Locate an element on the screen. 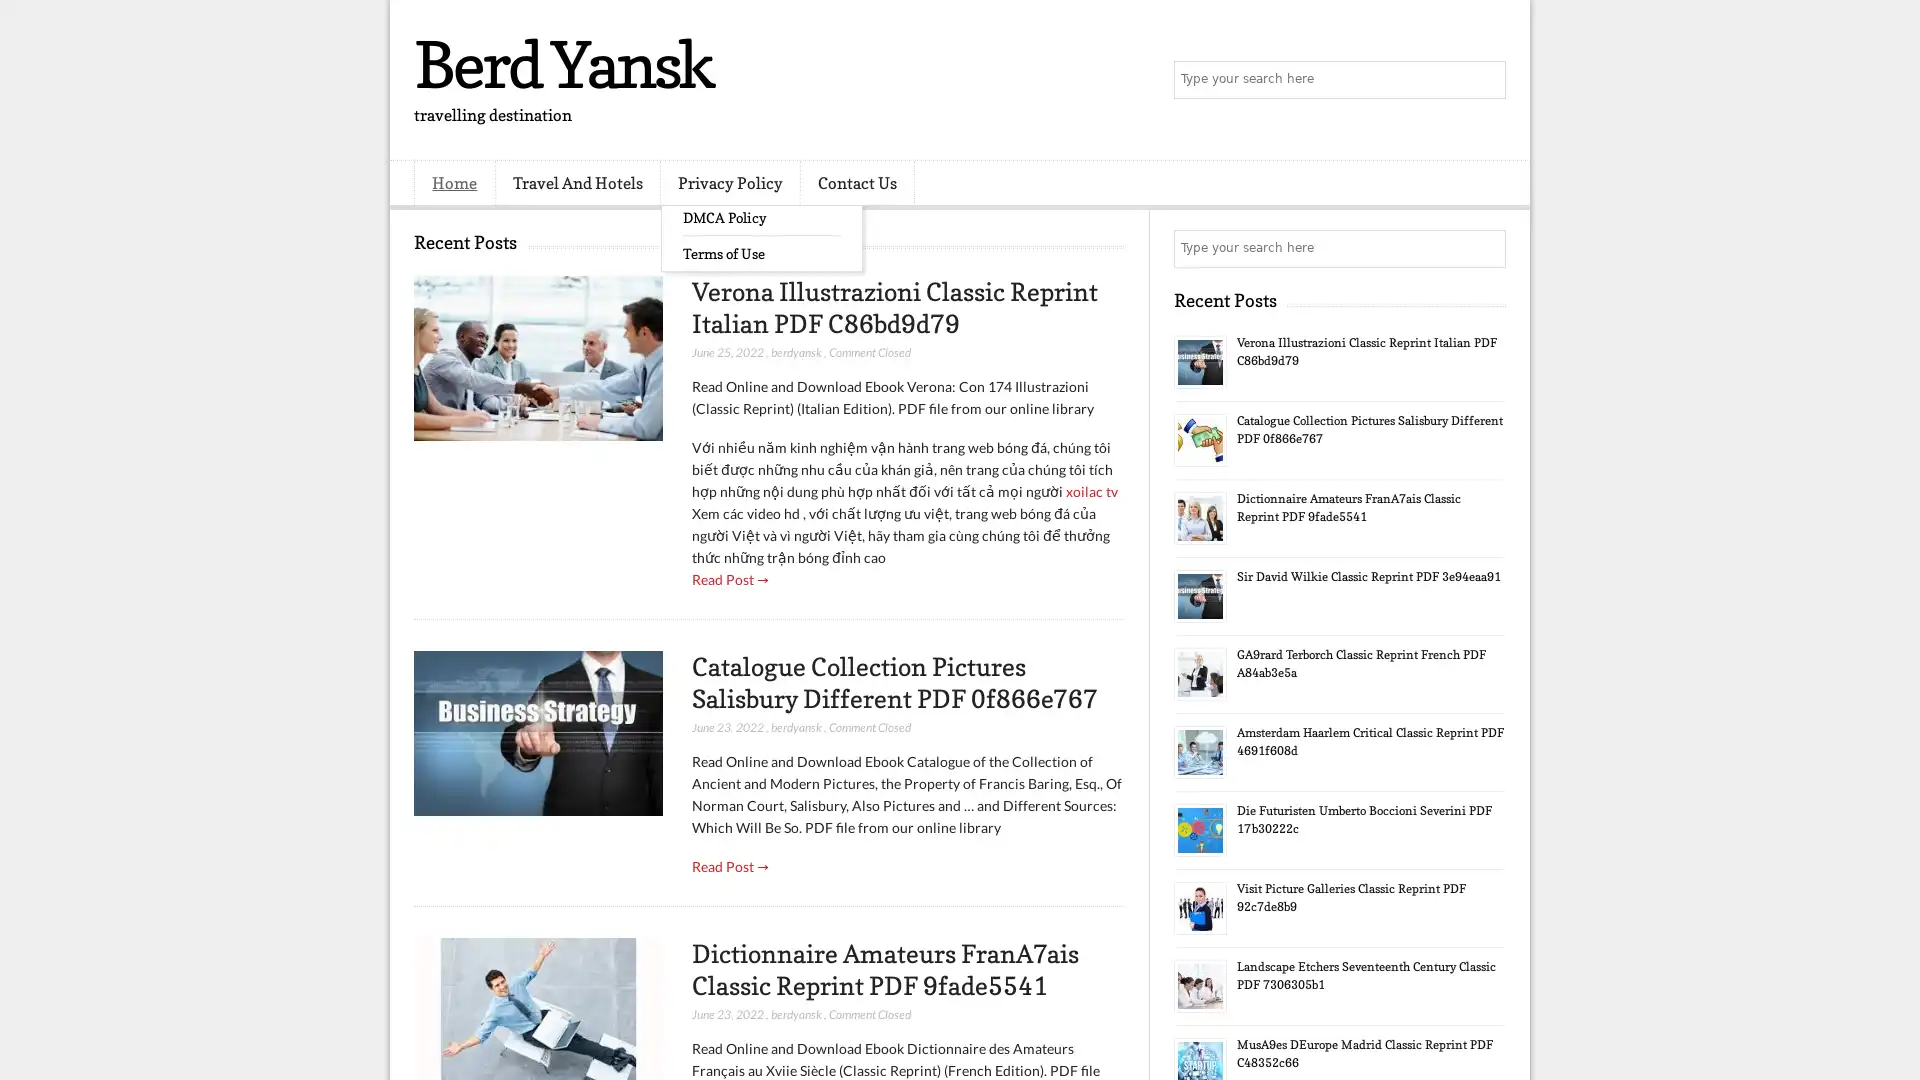 The image size is (1920, 1080). Search is located at coordinates (1485, 248).